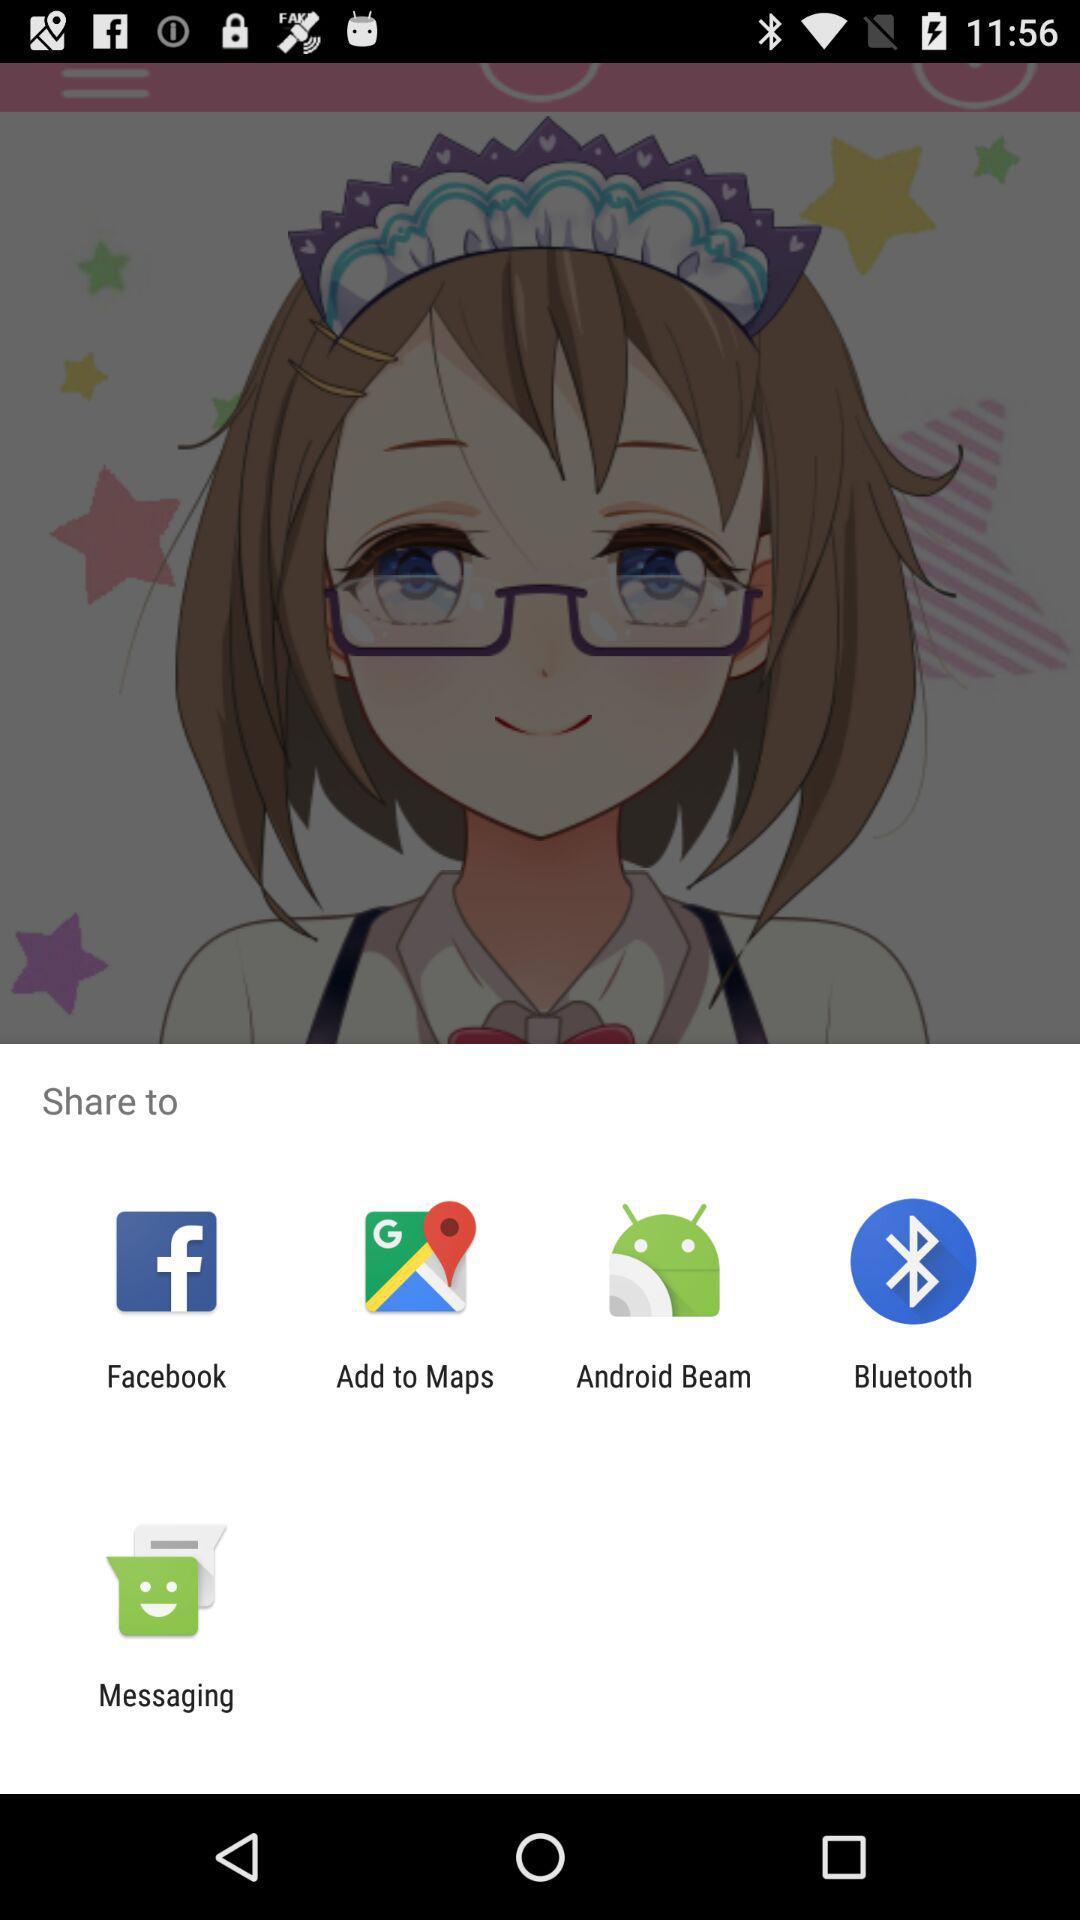  Describe the element at coordinates (664, 1392) in the screenshot. I see `the android beam icon` at that location.